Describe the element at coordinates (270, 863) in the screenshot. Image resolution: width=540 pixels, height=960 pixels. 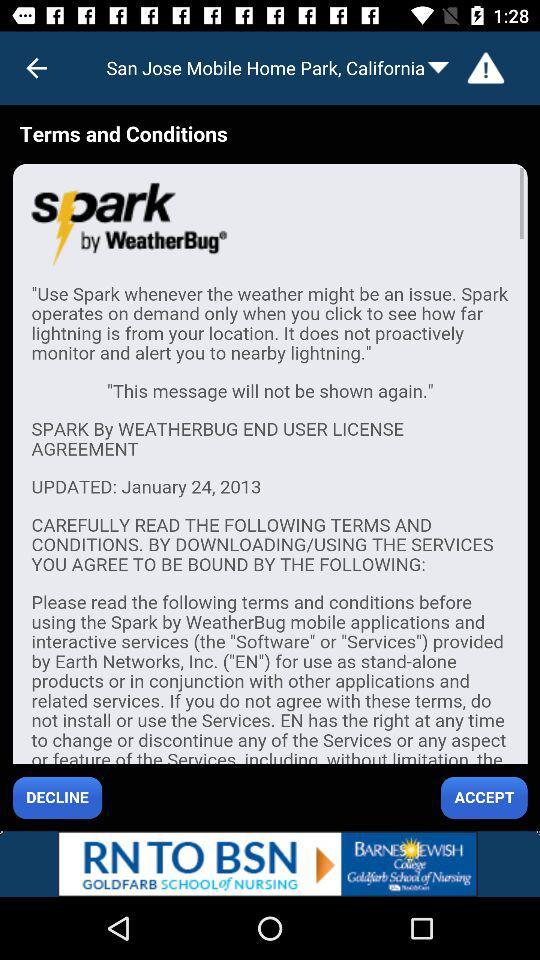
I see `open advertisement` at that location.